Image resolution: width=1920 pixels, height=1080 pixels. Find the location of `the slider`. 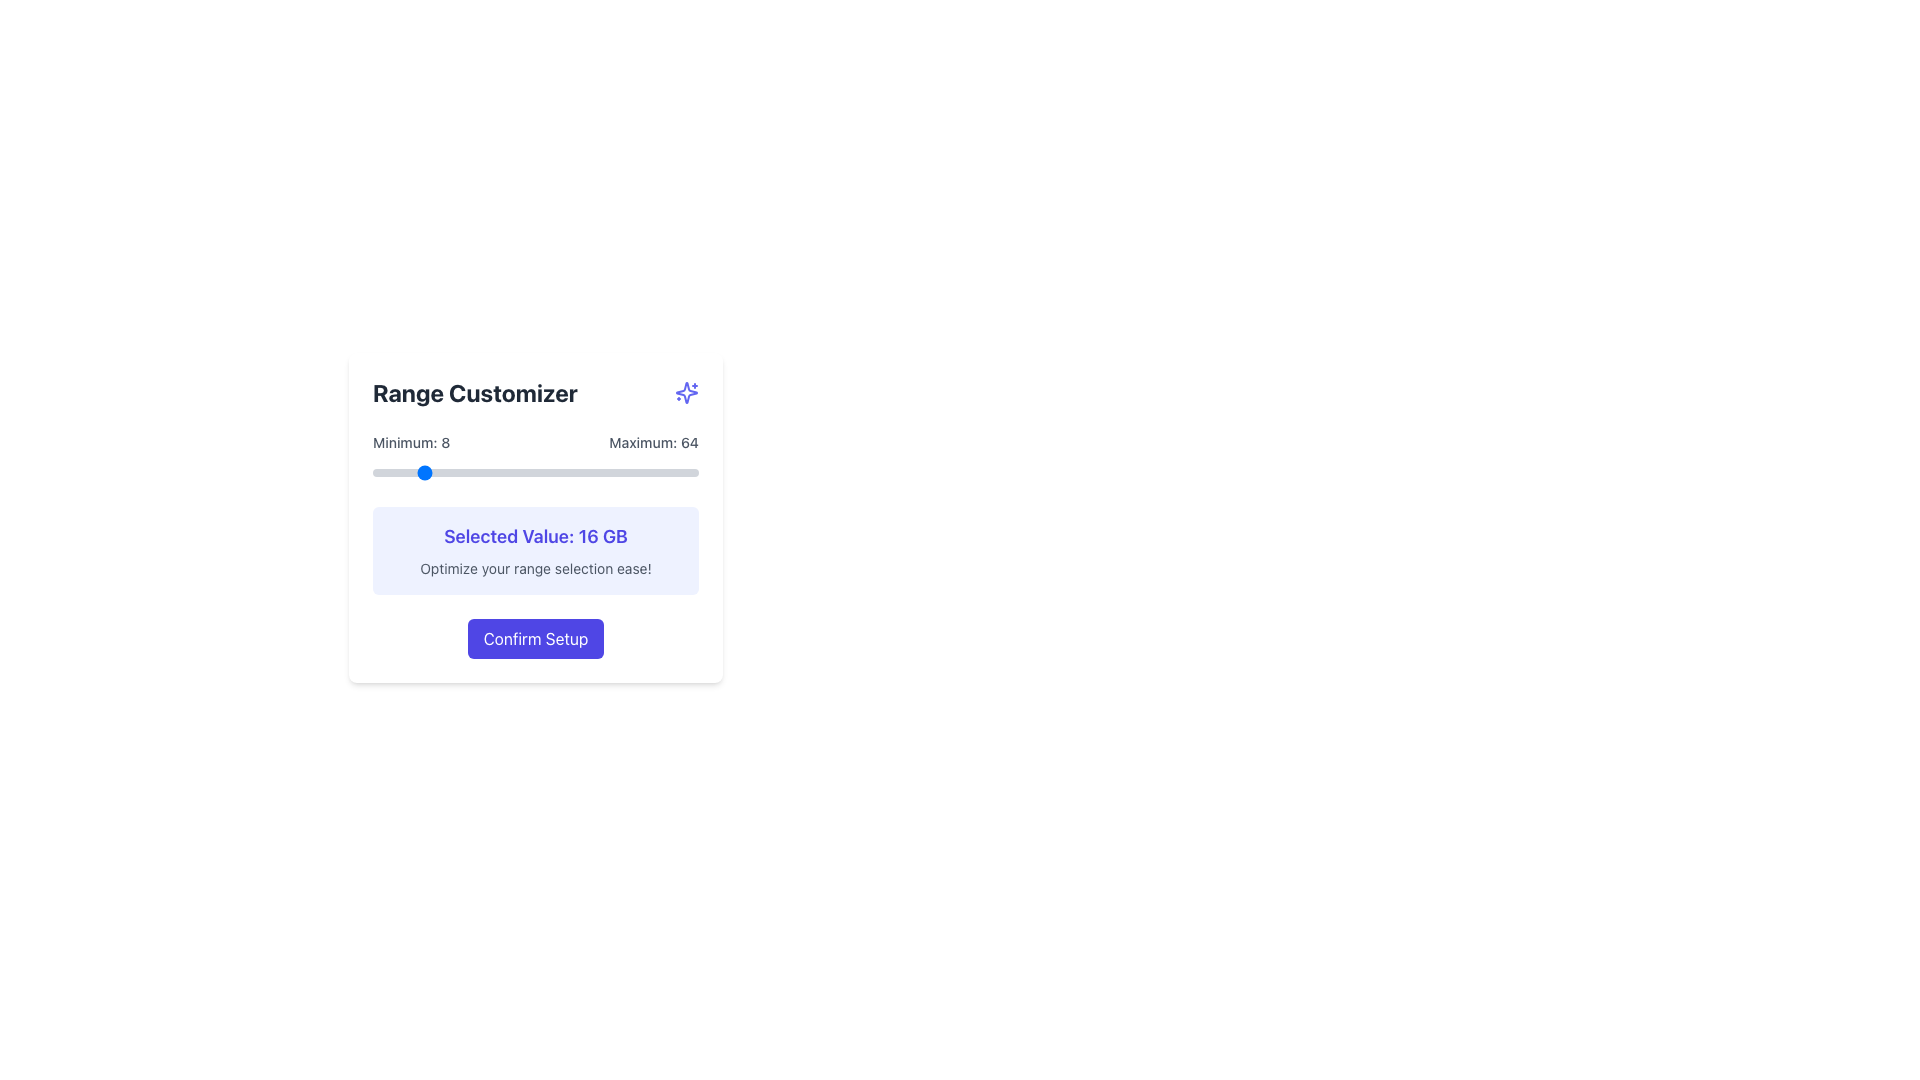

the slider is located at coordinates (506, 473).